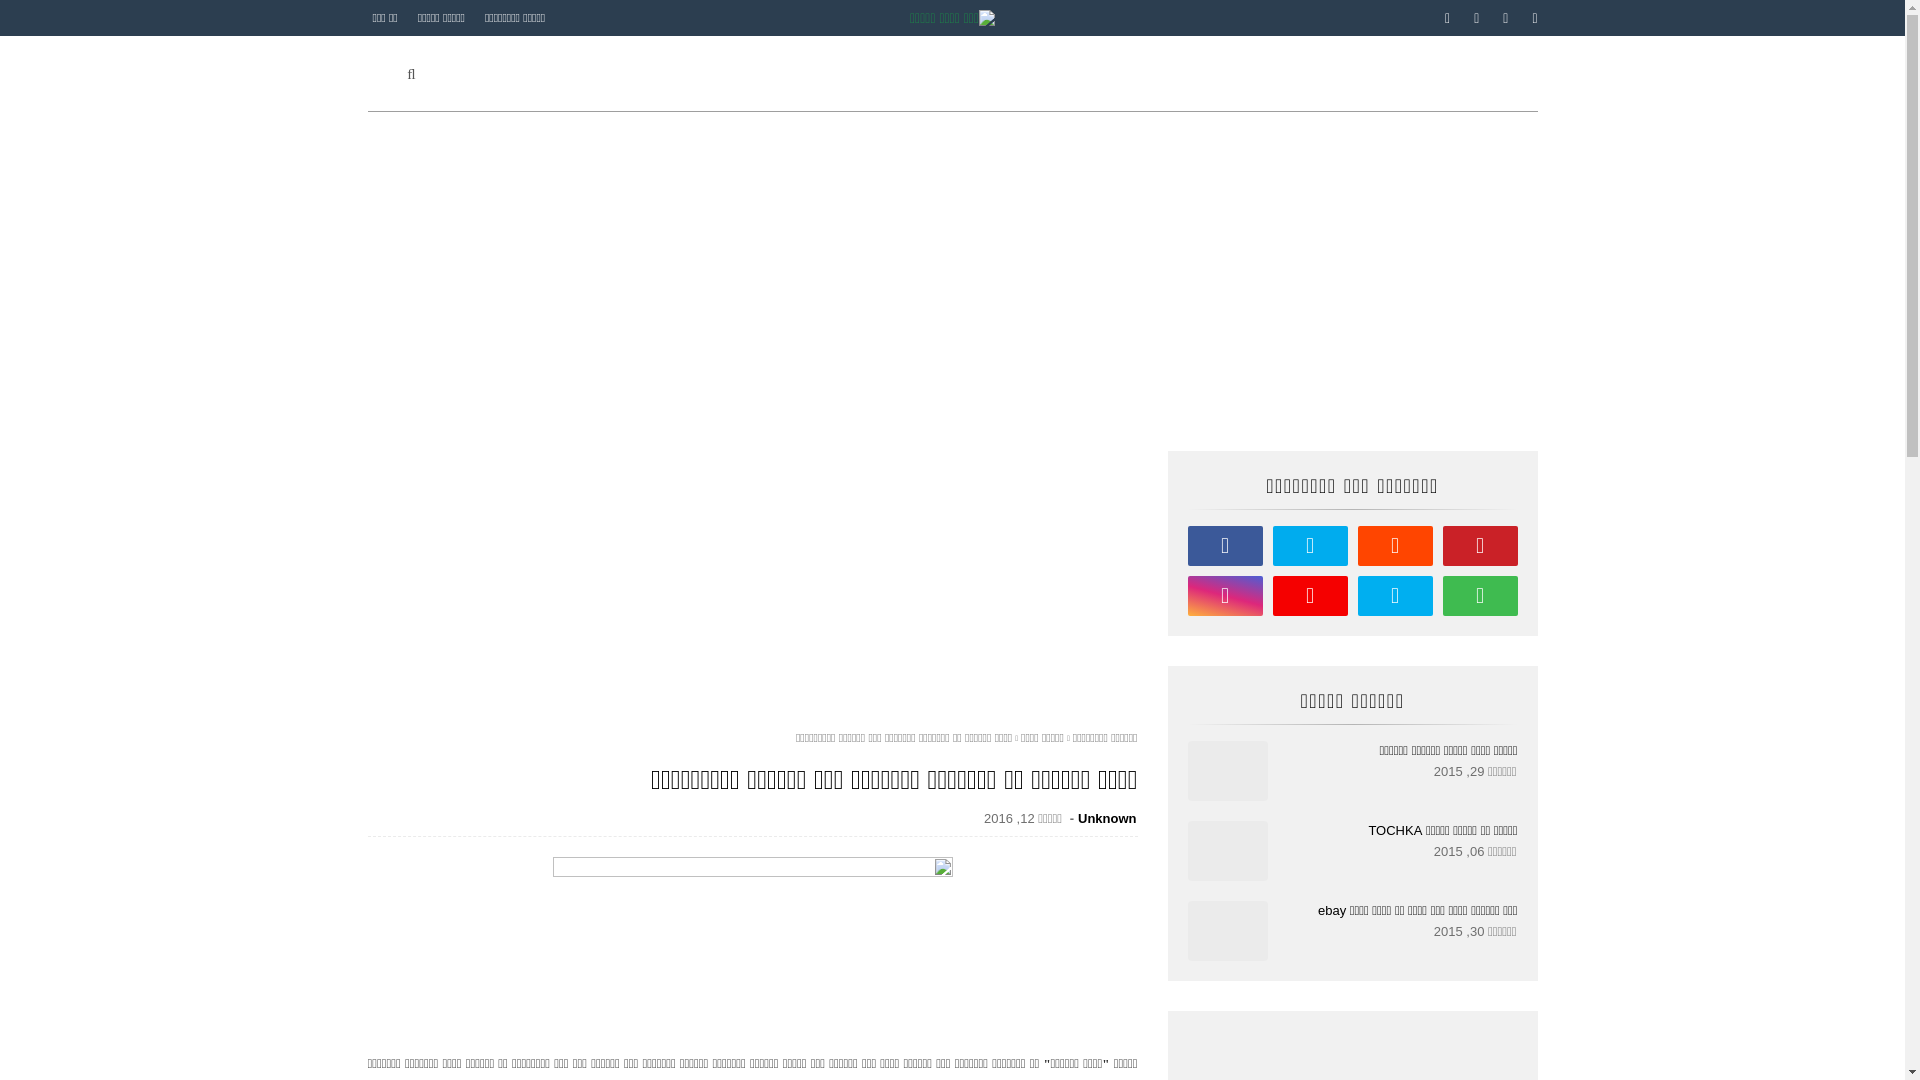  Describe the element at coordinates (1441, 595) in the screenshot. I see `'whatsapp'` at that location.